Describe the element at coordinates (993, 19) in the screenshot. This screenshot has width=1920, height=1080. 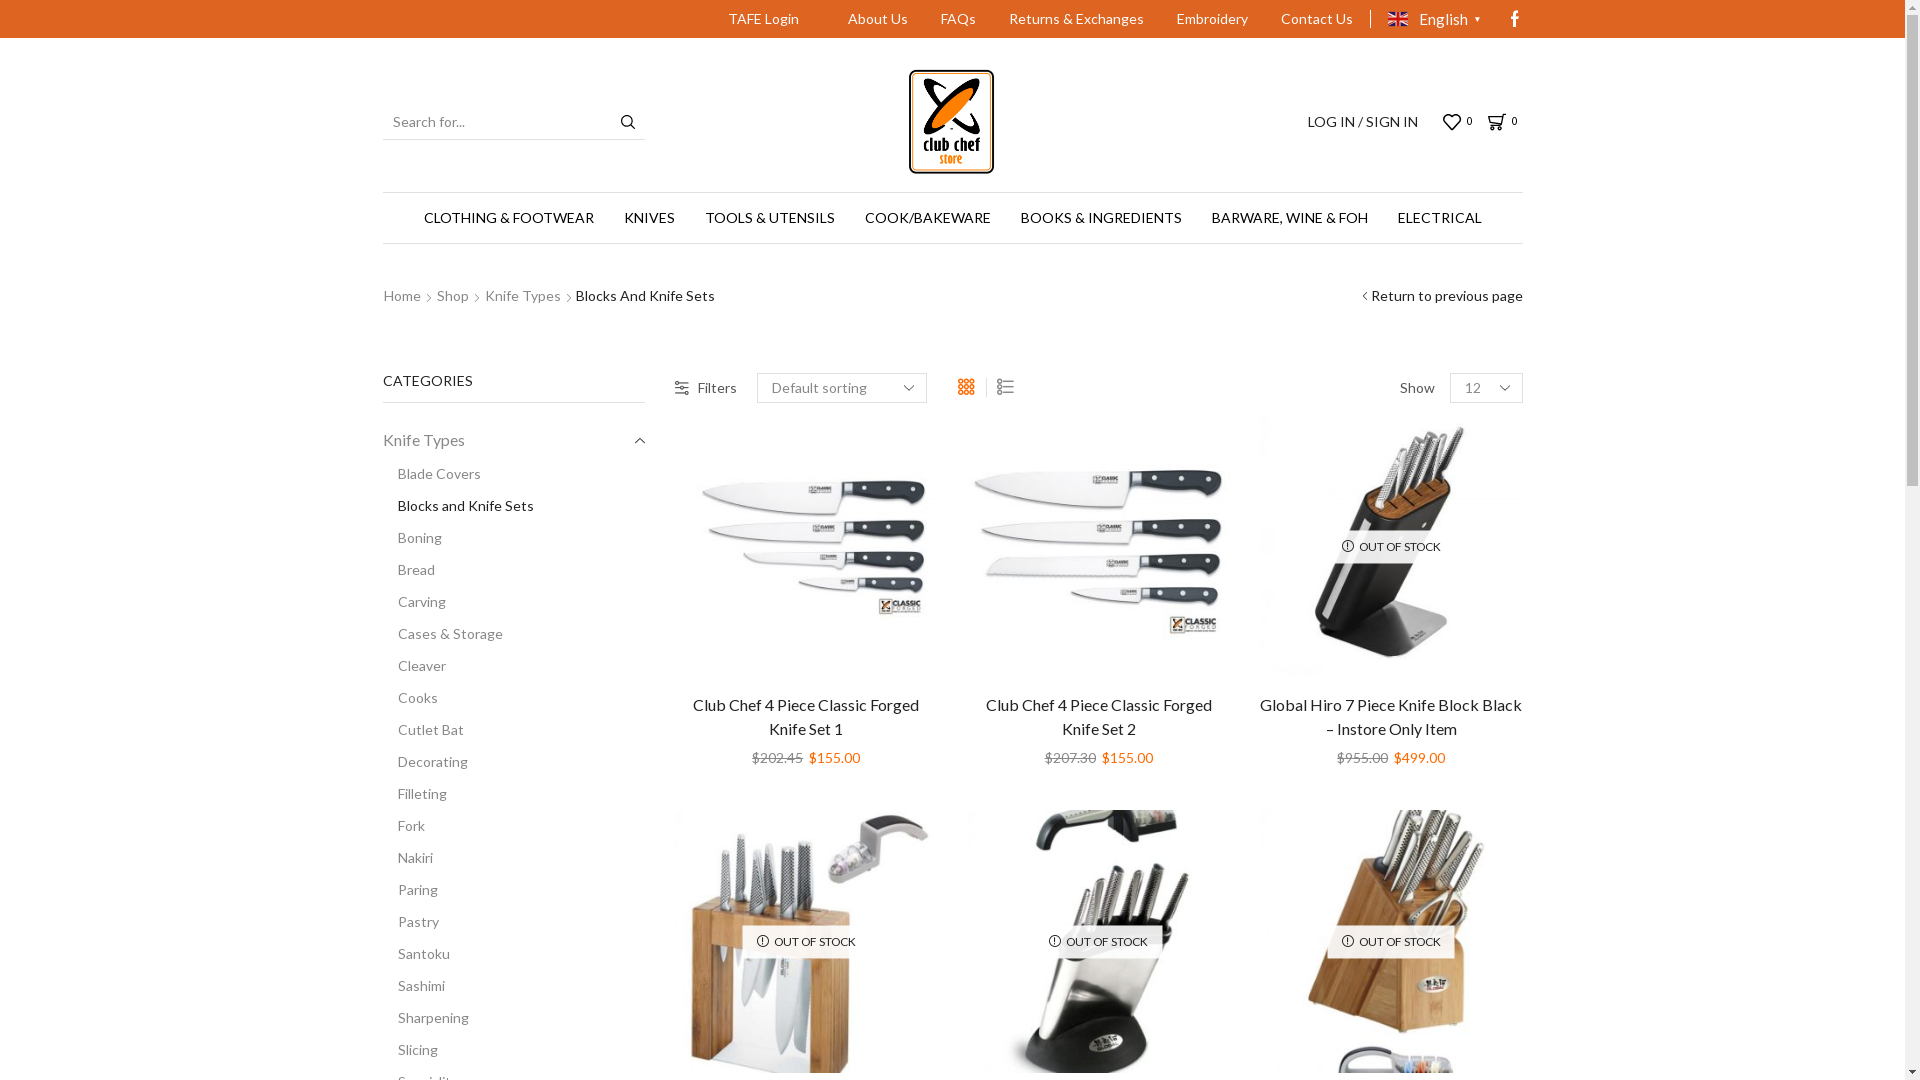
I see `'Returns & Exchanges'` at that location.